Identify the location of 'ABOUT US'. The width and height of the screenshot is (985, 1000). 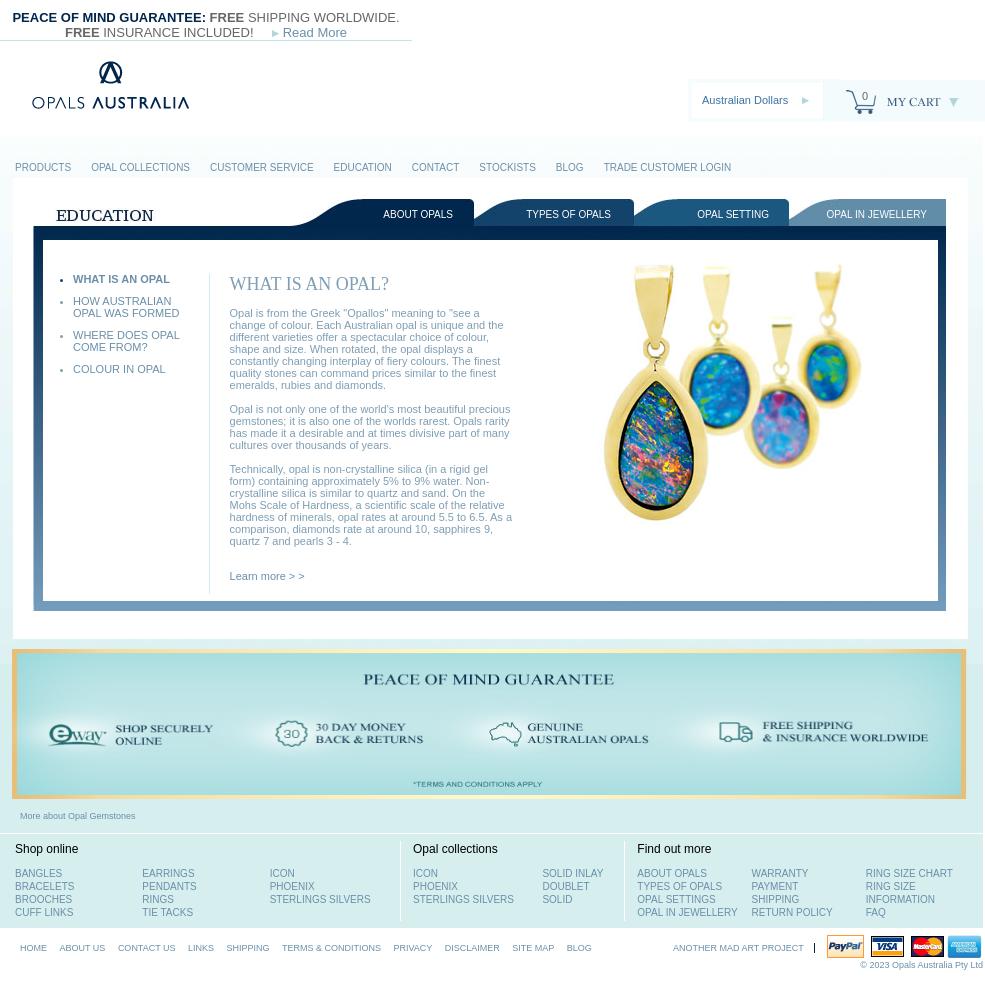
(82, 947).